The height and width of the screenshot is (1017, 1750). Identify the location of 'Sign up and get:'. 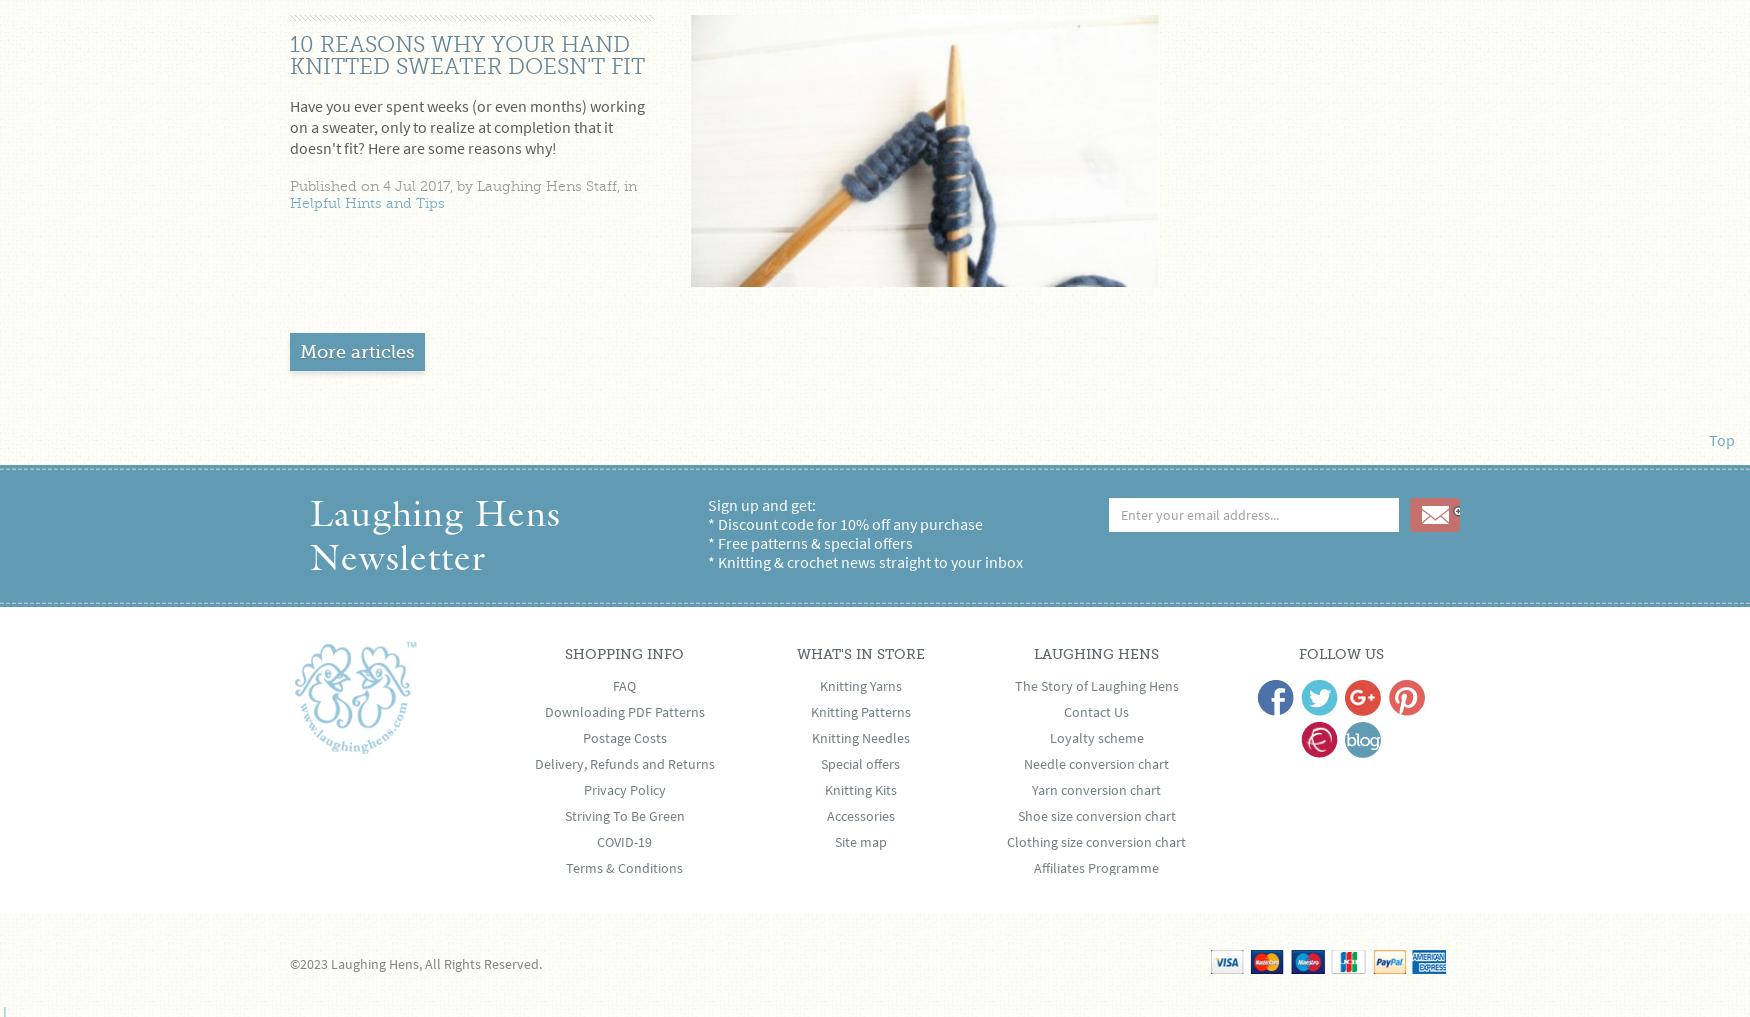
(760, 503).